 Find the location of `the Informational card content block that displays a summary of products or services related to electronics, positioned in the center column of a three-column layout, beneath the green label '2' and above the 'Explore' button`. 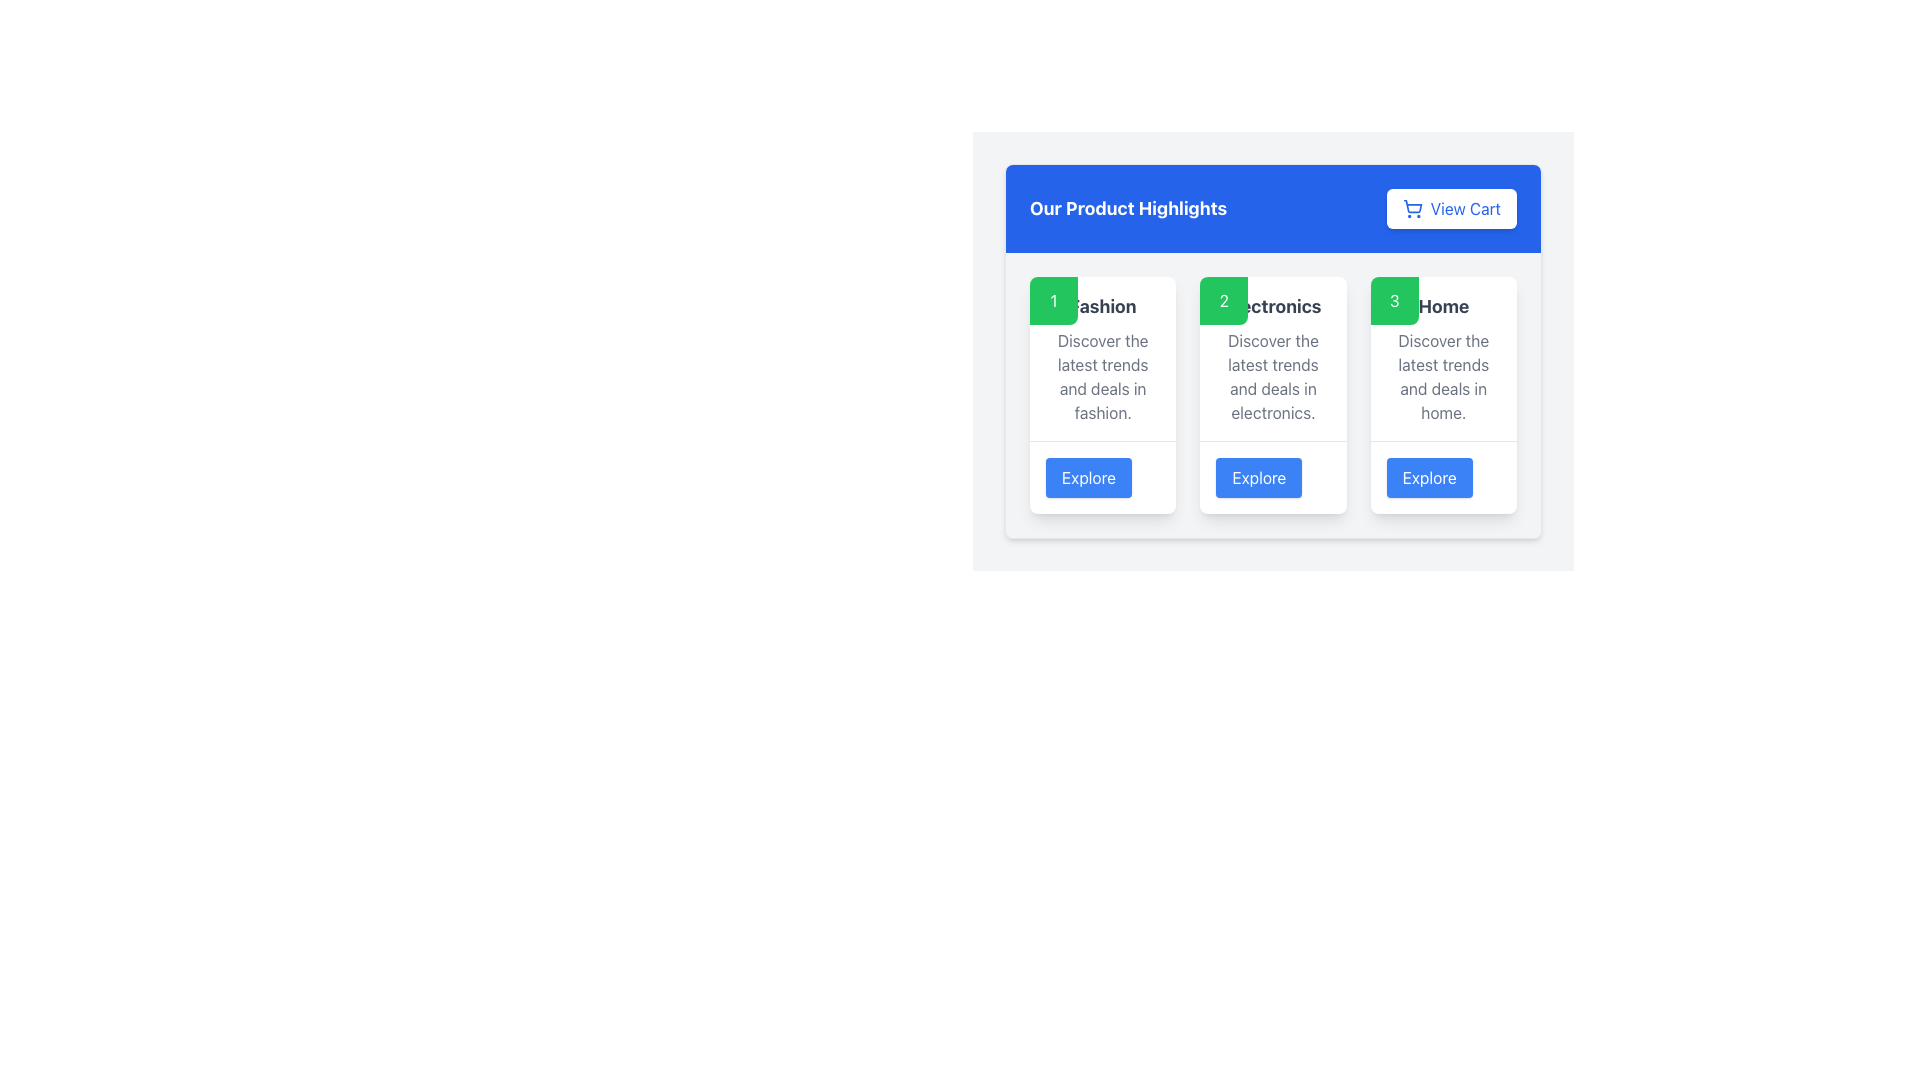

the Informational card content block that displays a summary of products or services related to electronics, positioned in the center column of a three-column layout, beneath the green label '2' and above the 'Explore' button is located at coordinates (1272, 357).